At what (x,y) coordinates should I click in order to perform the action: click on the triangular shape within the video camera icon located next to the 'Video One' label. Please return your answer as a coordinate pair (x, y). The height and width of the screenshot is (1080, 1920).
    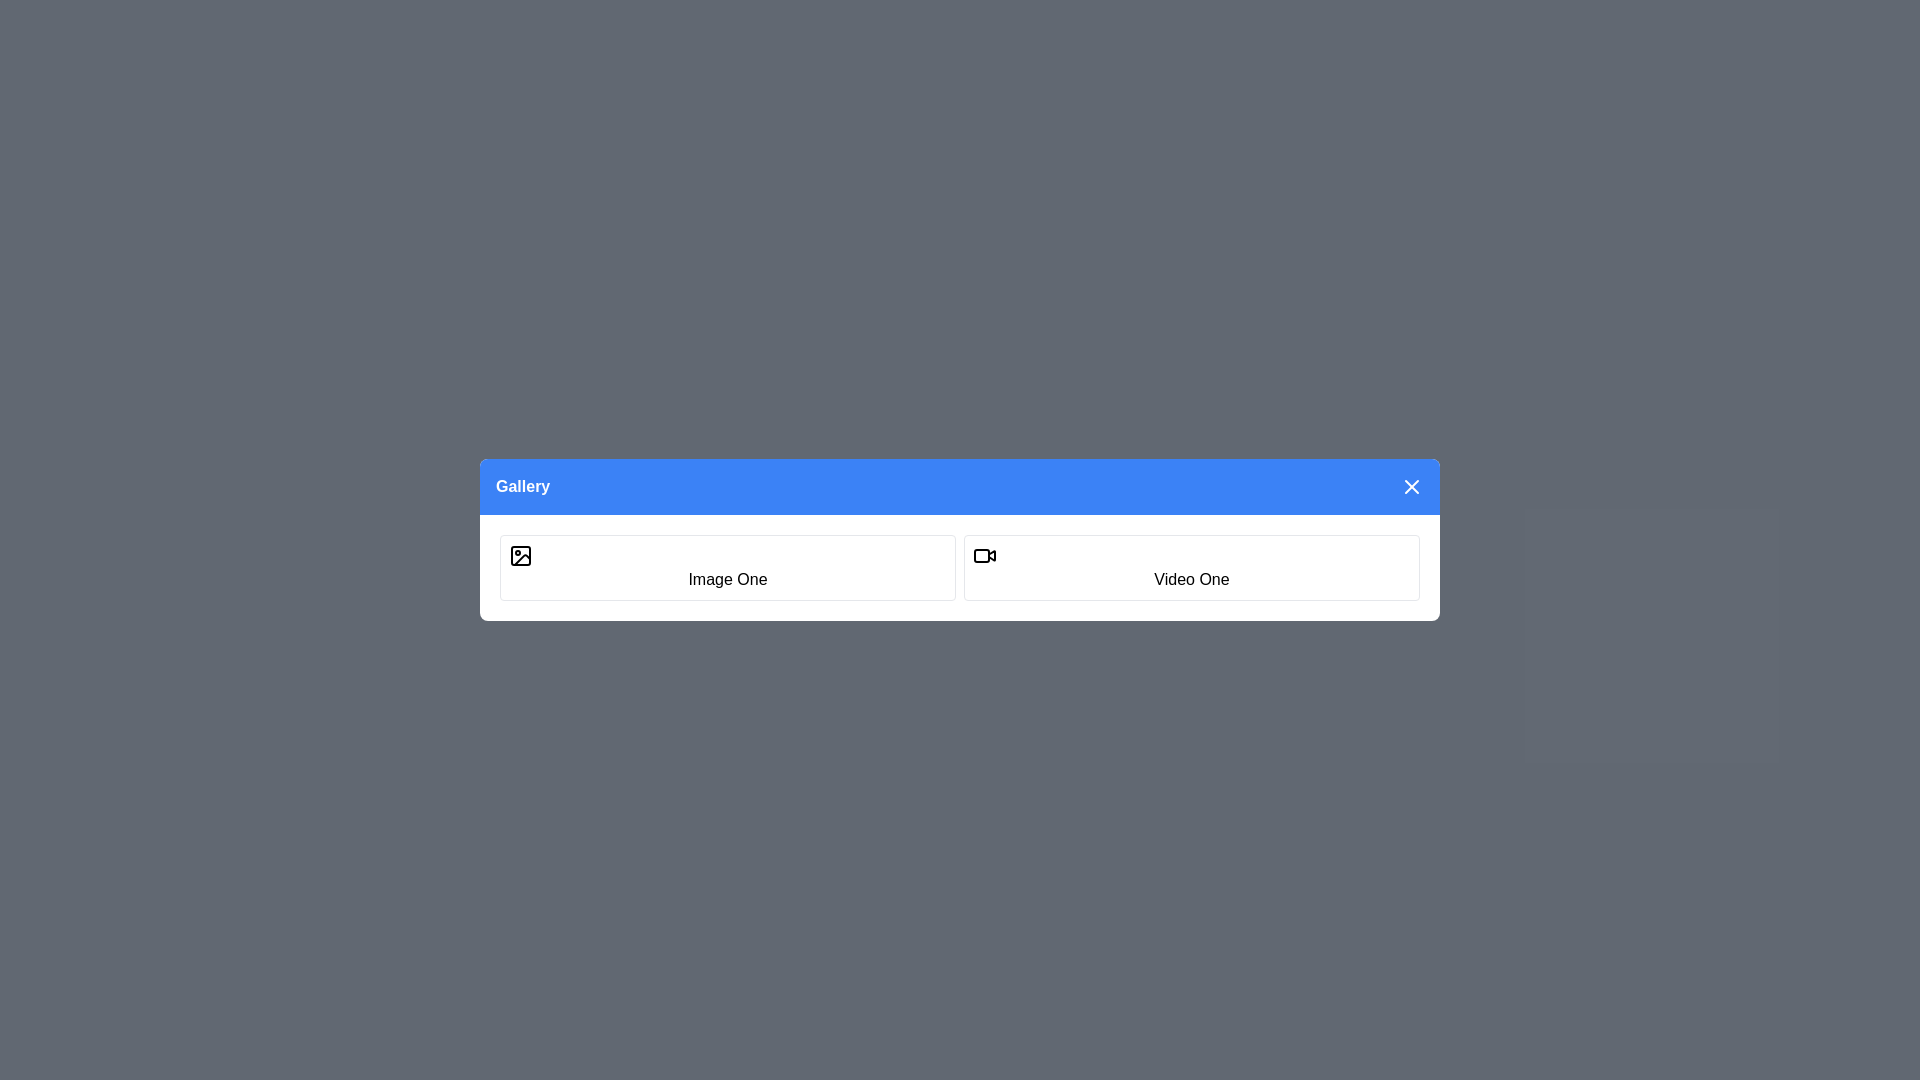
    Looking at the image, I should click on (992, 555).